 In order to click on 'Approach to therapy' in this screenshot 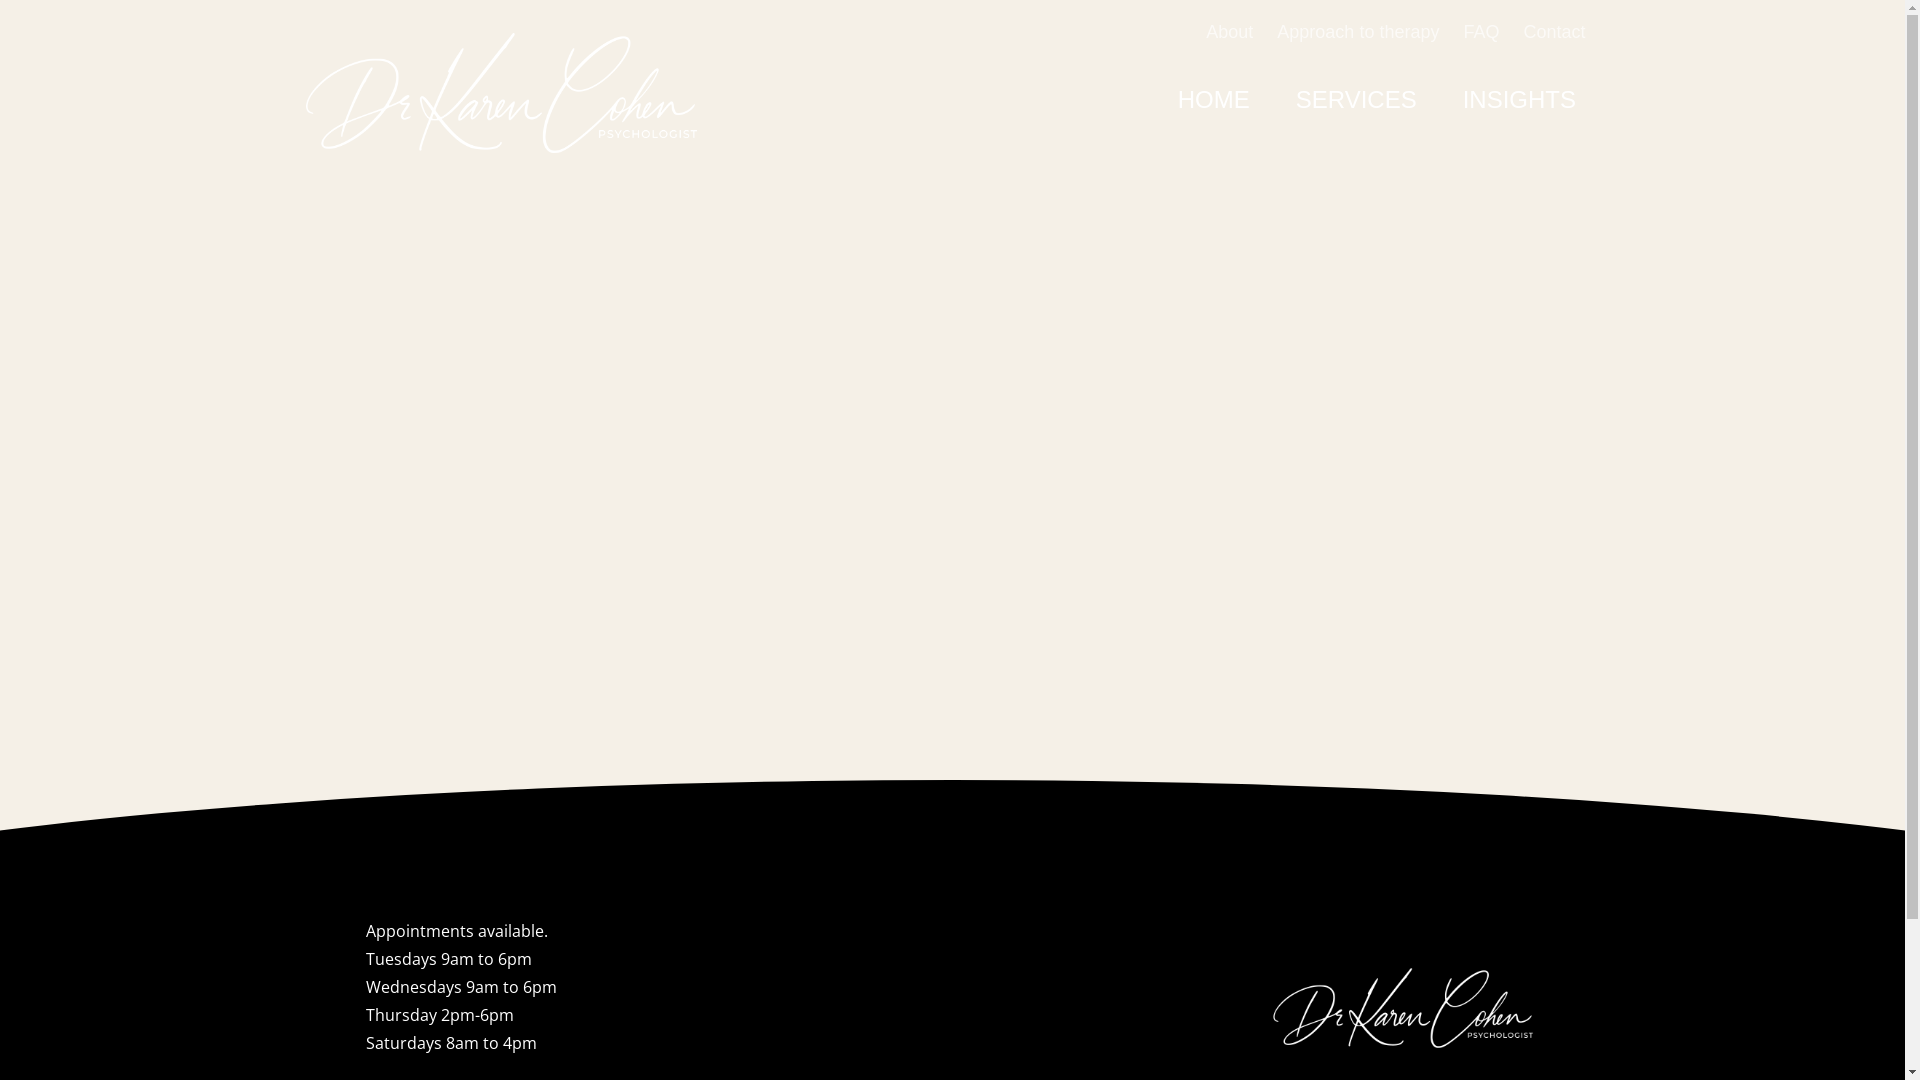, I will do `click(1358, 31)`.